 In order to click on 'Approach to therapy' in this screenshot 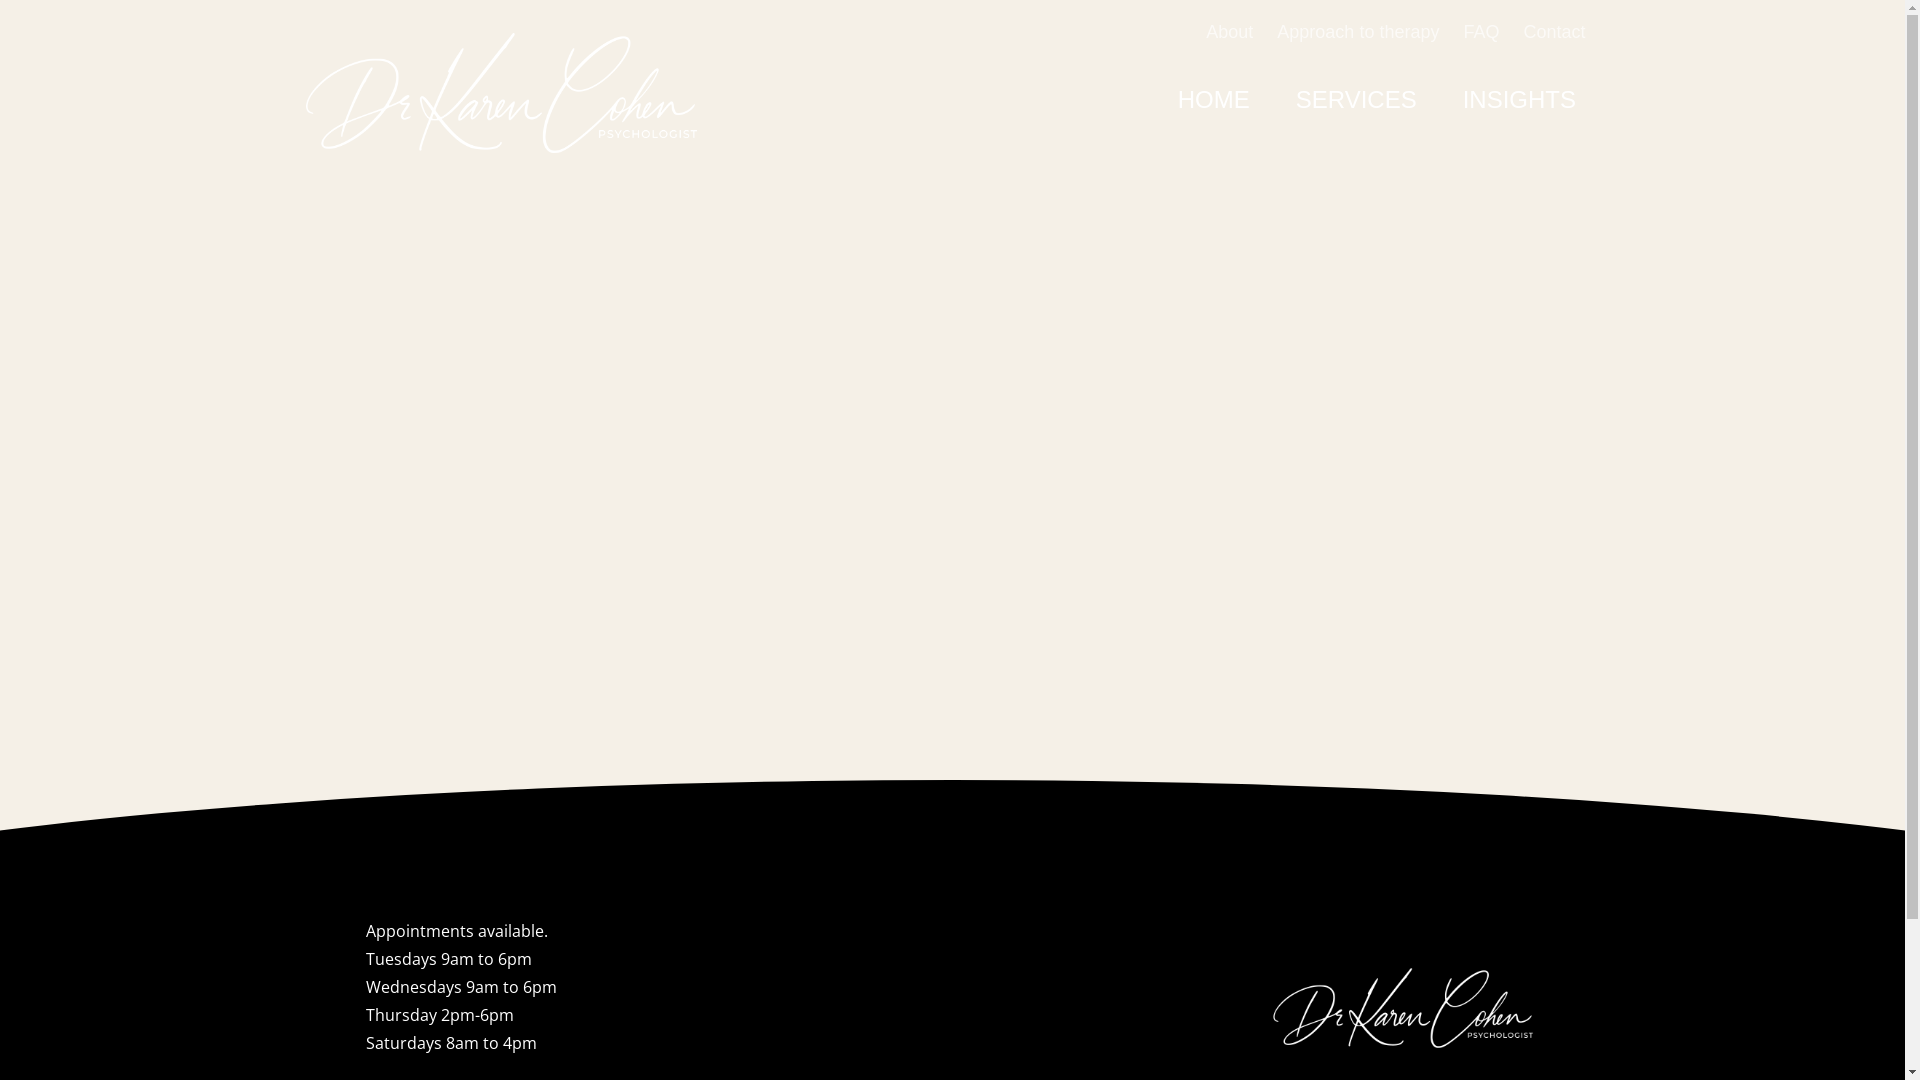, I will do `click(1358, 31)`.